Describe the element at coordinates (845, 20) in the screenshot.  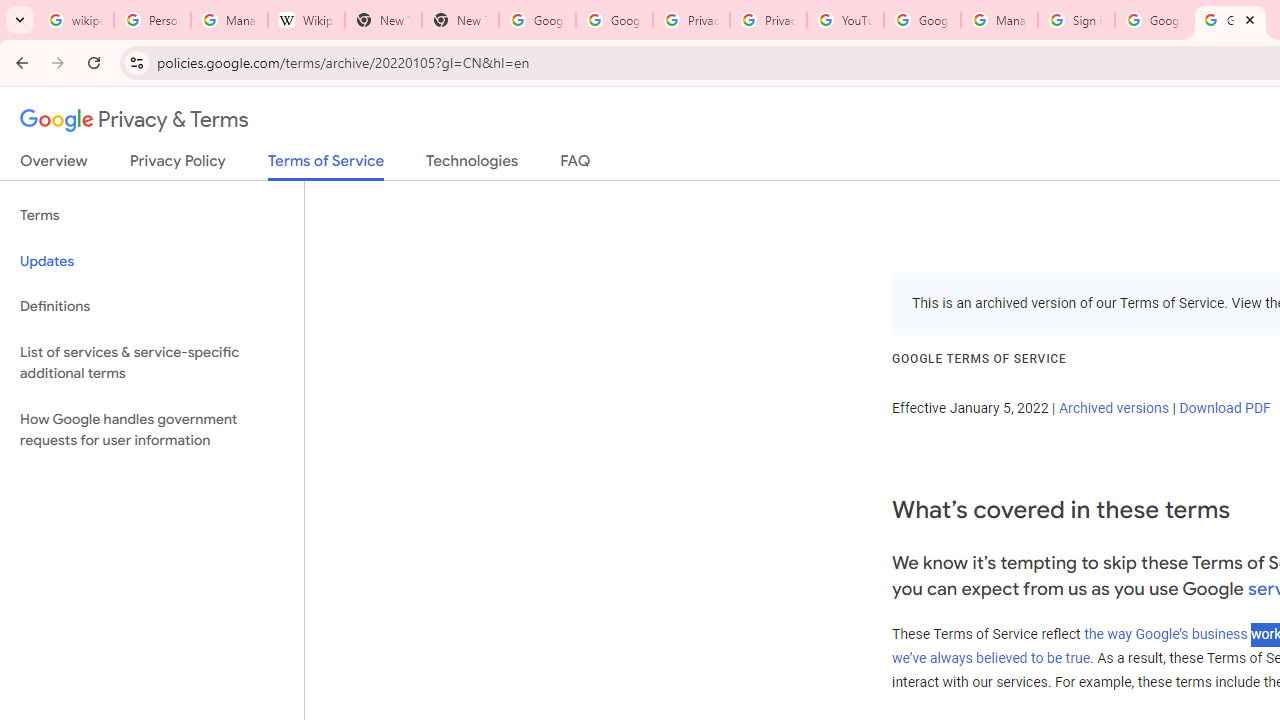
I see `'YouTube'` at that location.